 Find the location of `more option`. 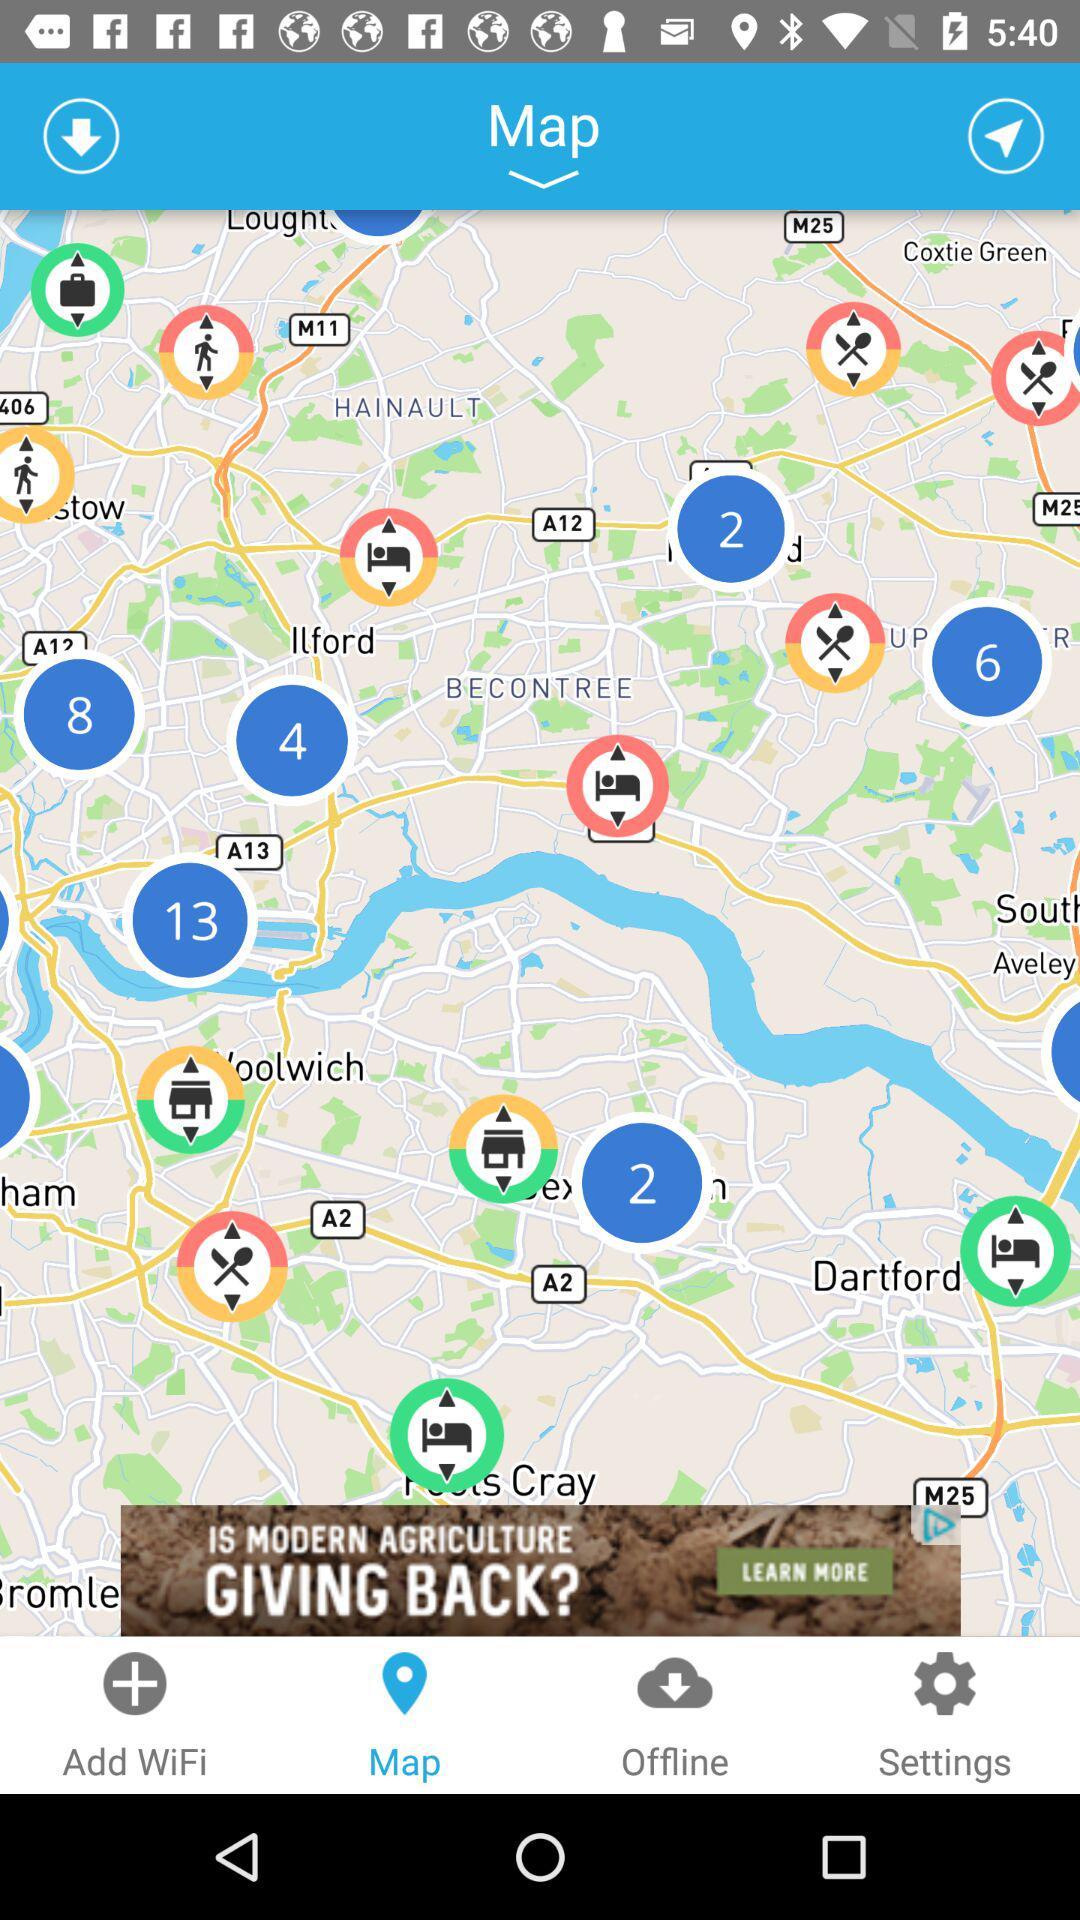

more option is located at coordinates (543, 179).